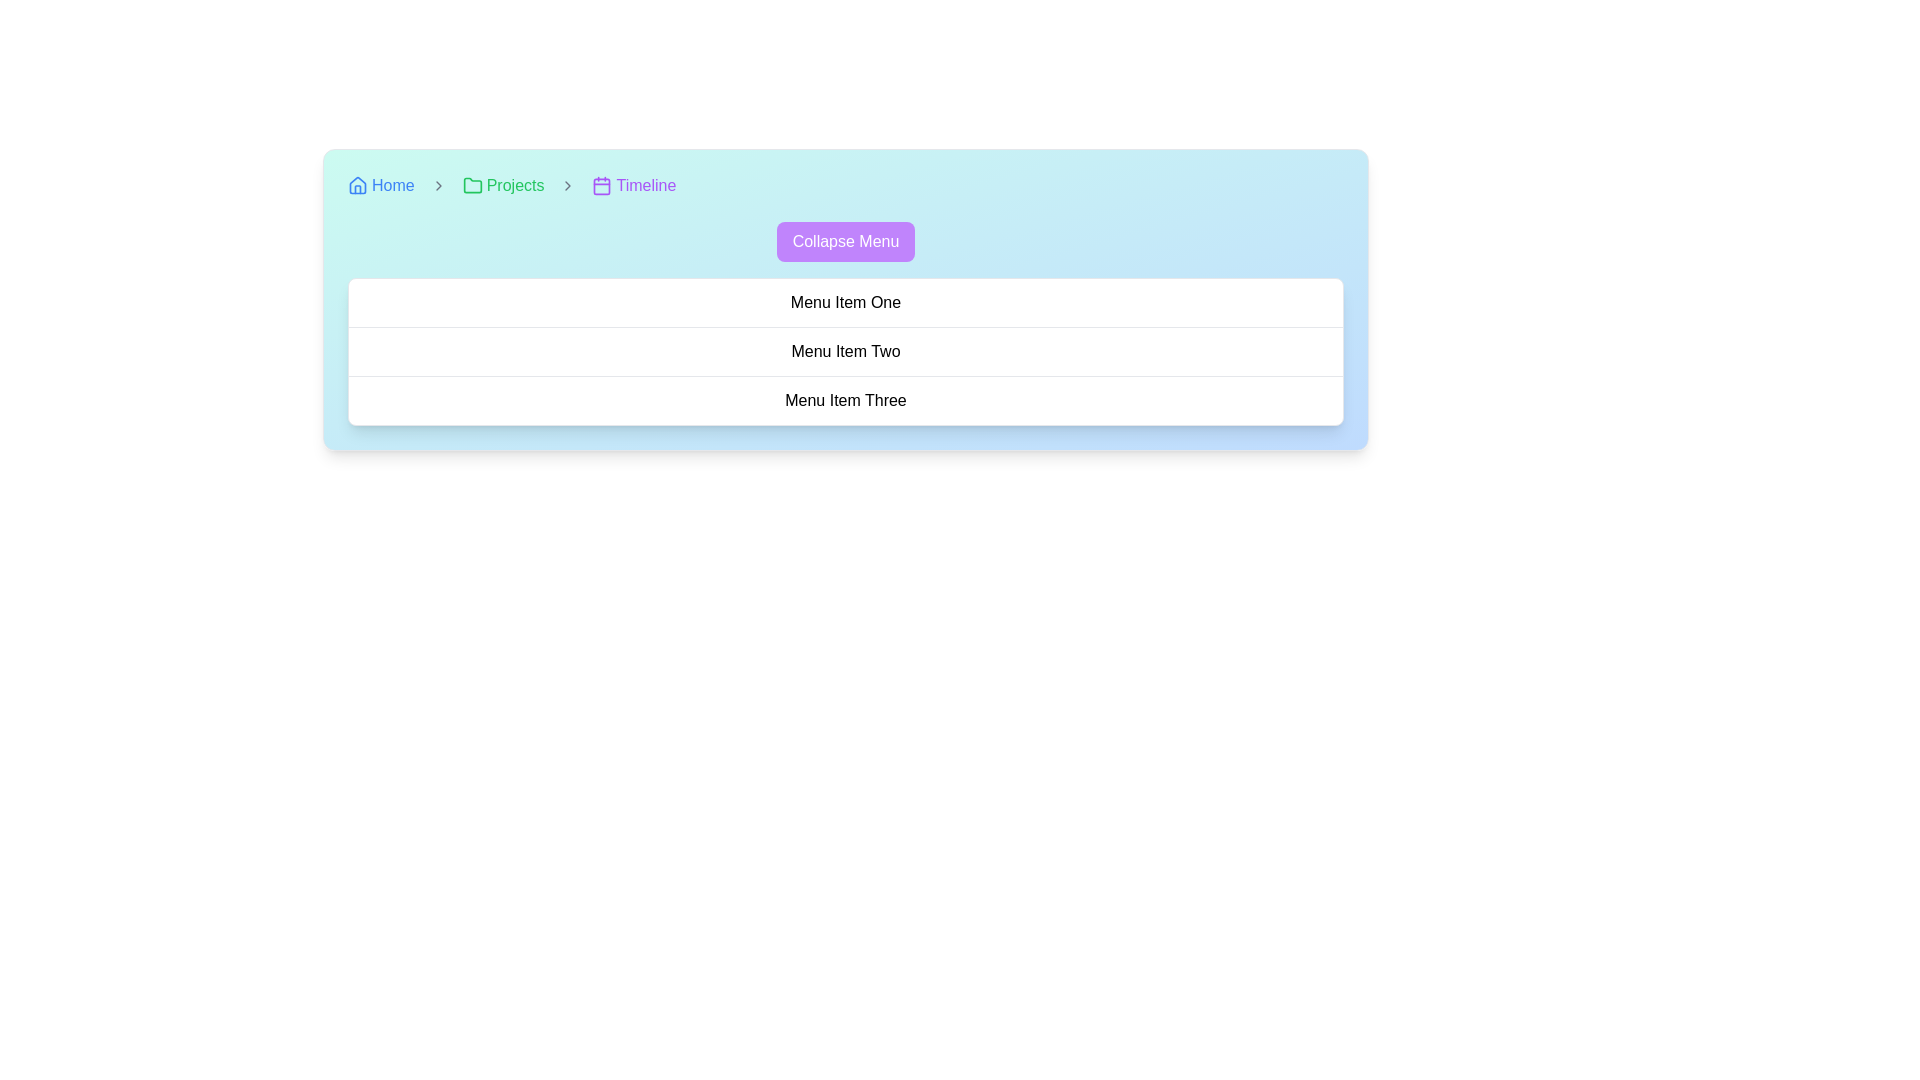  Describe the element at coordinates (471, 185) in the screenshot. I see `the decorative folder icon representing the 'Projects' section in the breadcrumb navigation bar, located between the 'Home' and 'Timeline' icons` at that location.